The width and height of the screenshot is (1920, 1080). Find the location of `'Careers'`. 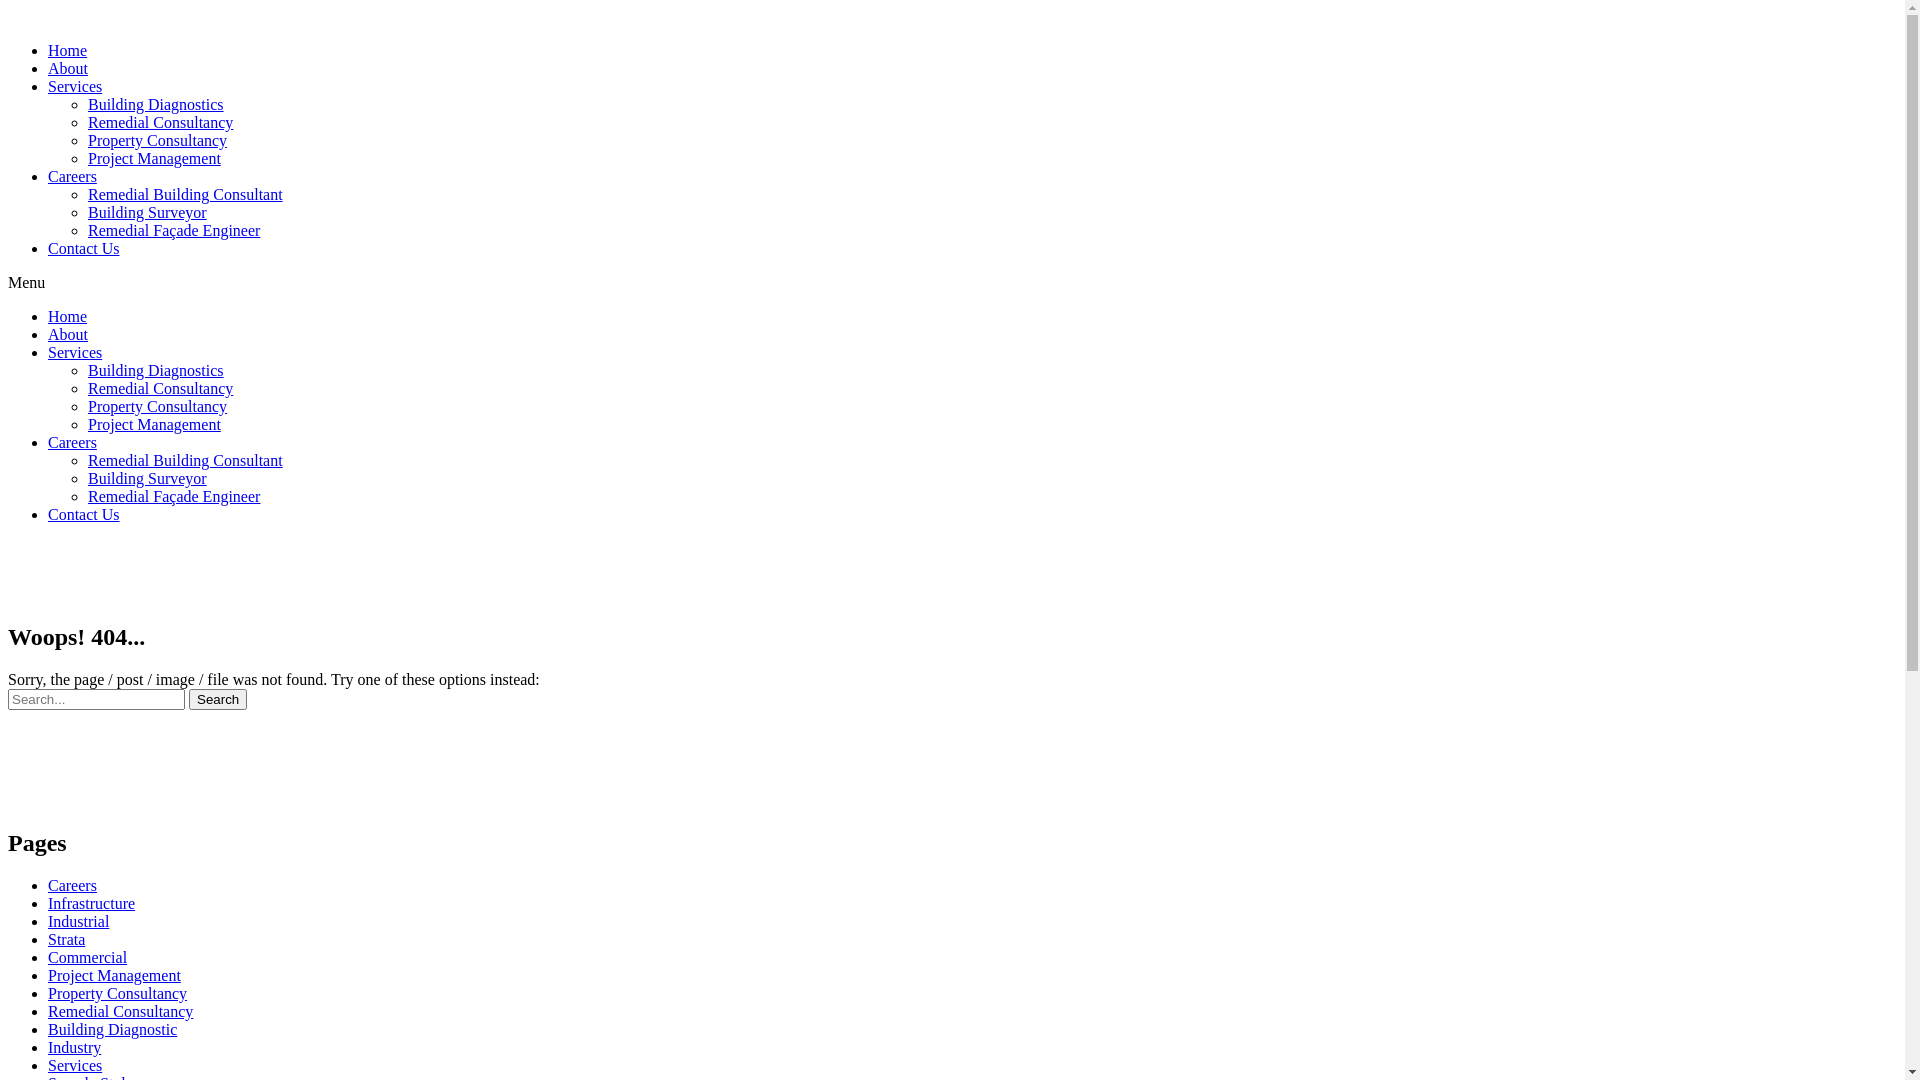

'Careers' is located at coordinates (72, 884).